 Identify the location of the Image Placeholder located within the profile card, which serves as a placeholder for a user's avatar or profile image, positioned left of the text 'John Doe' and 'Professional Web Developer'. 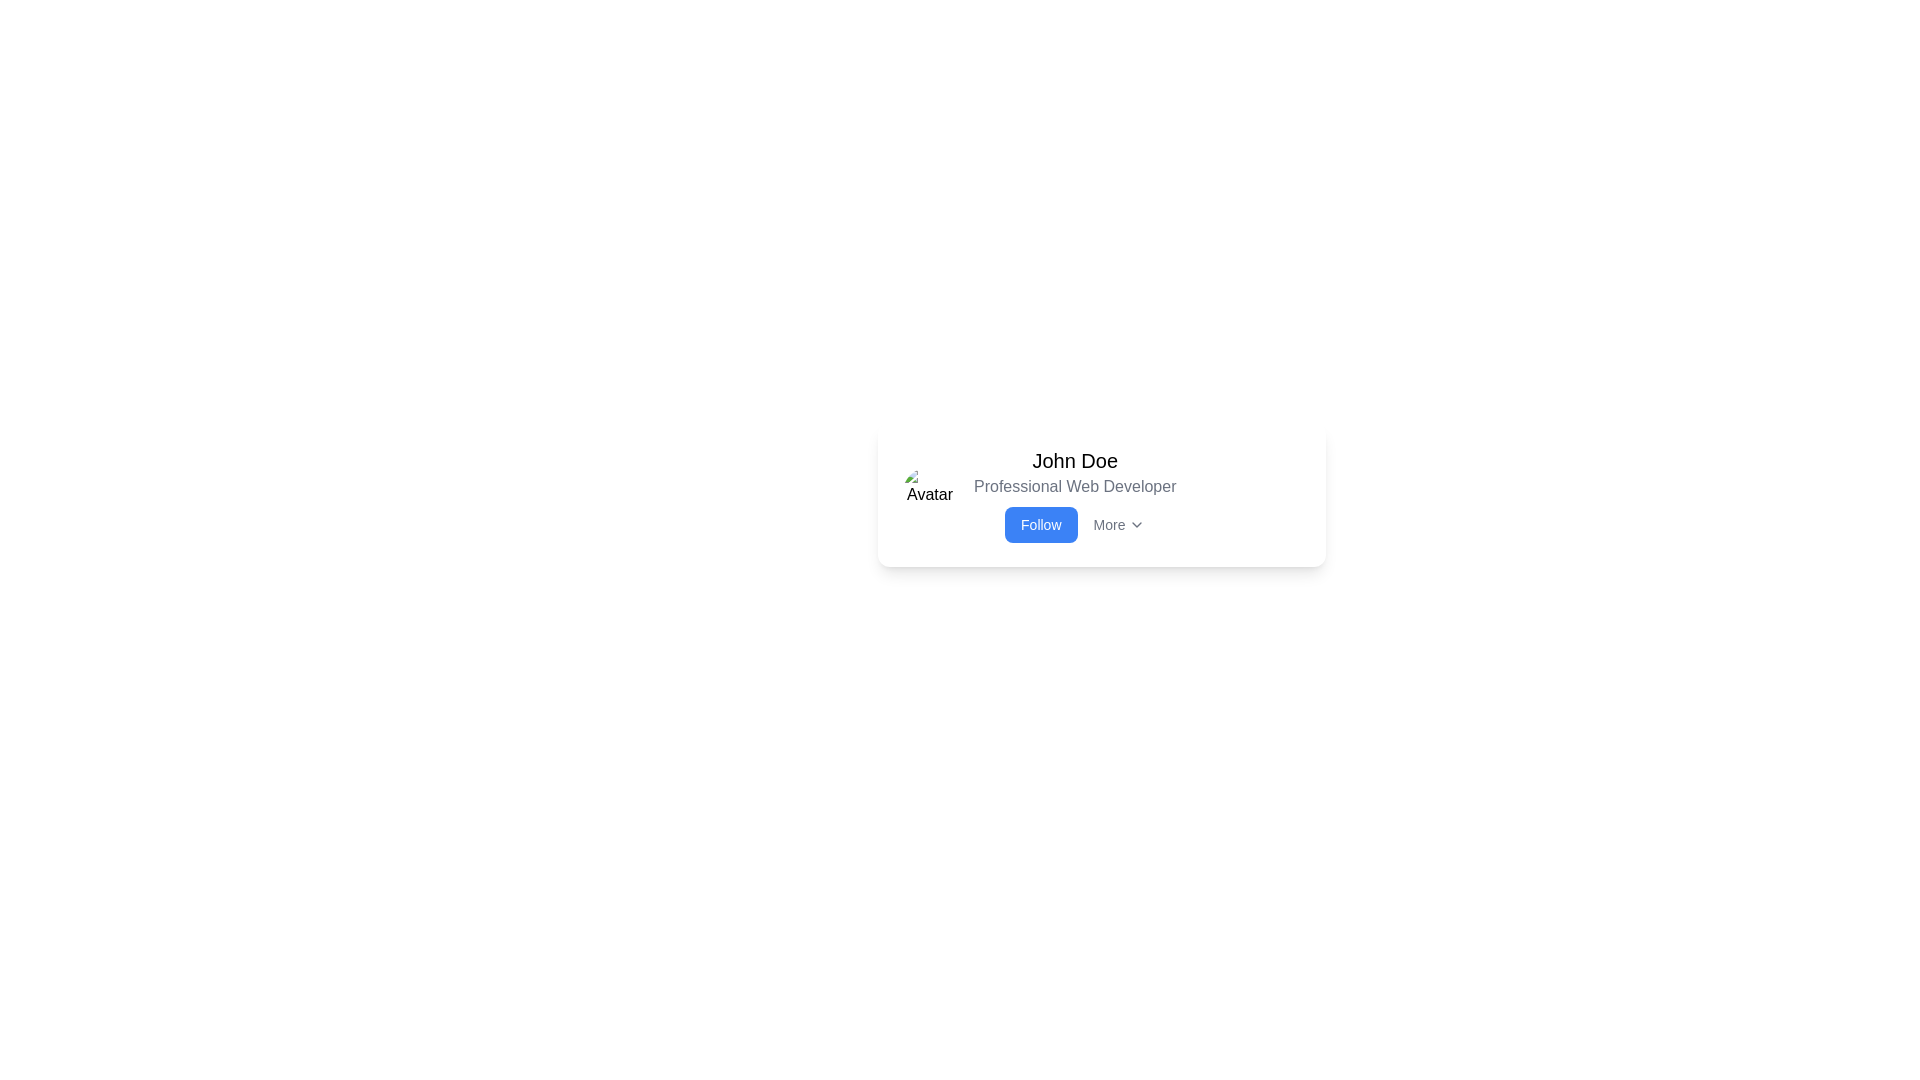
(929, 494).